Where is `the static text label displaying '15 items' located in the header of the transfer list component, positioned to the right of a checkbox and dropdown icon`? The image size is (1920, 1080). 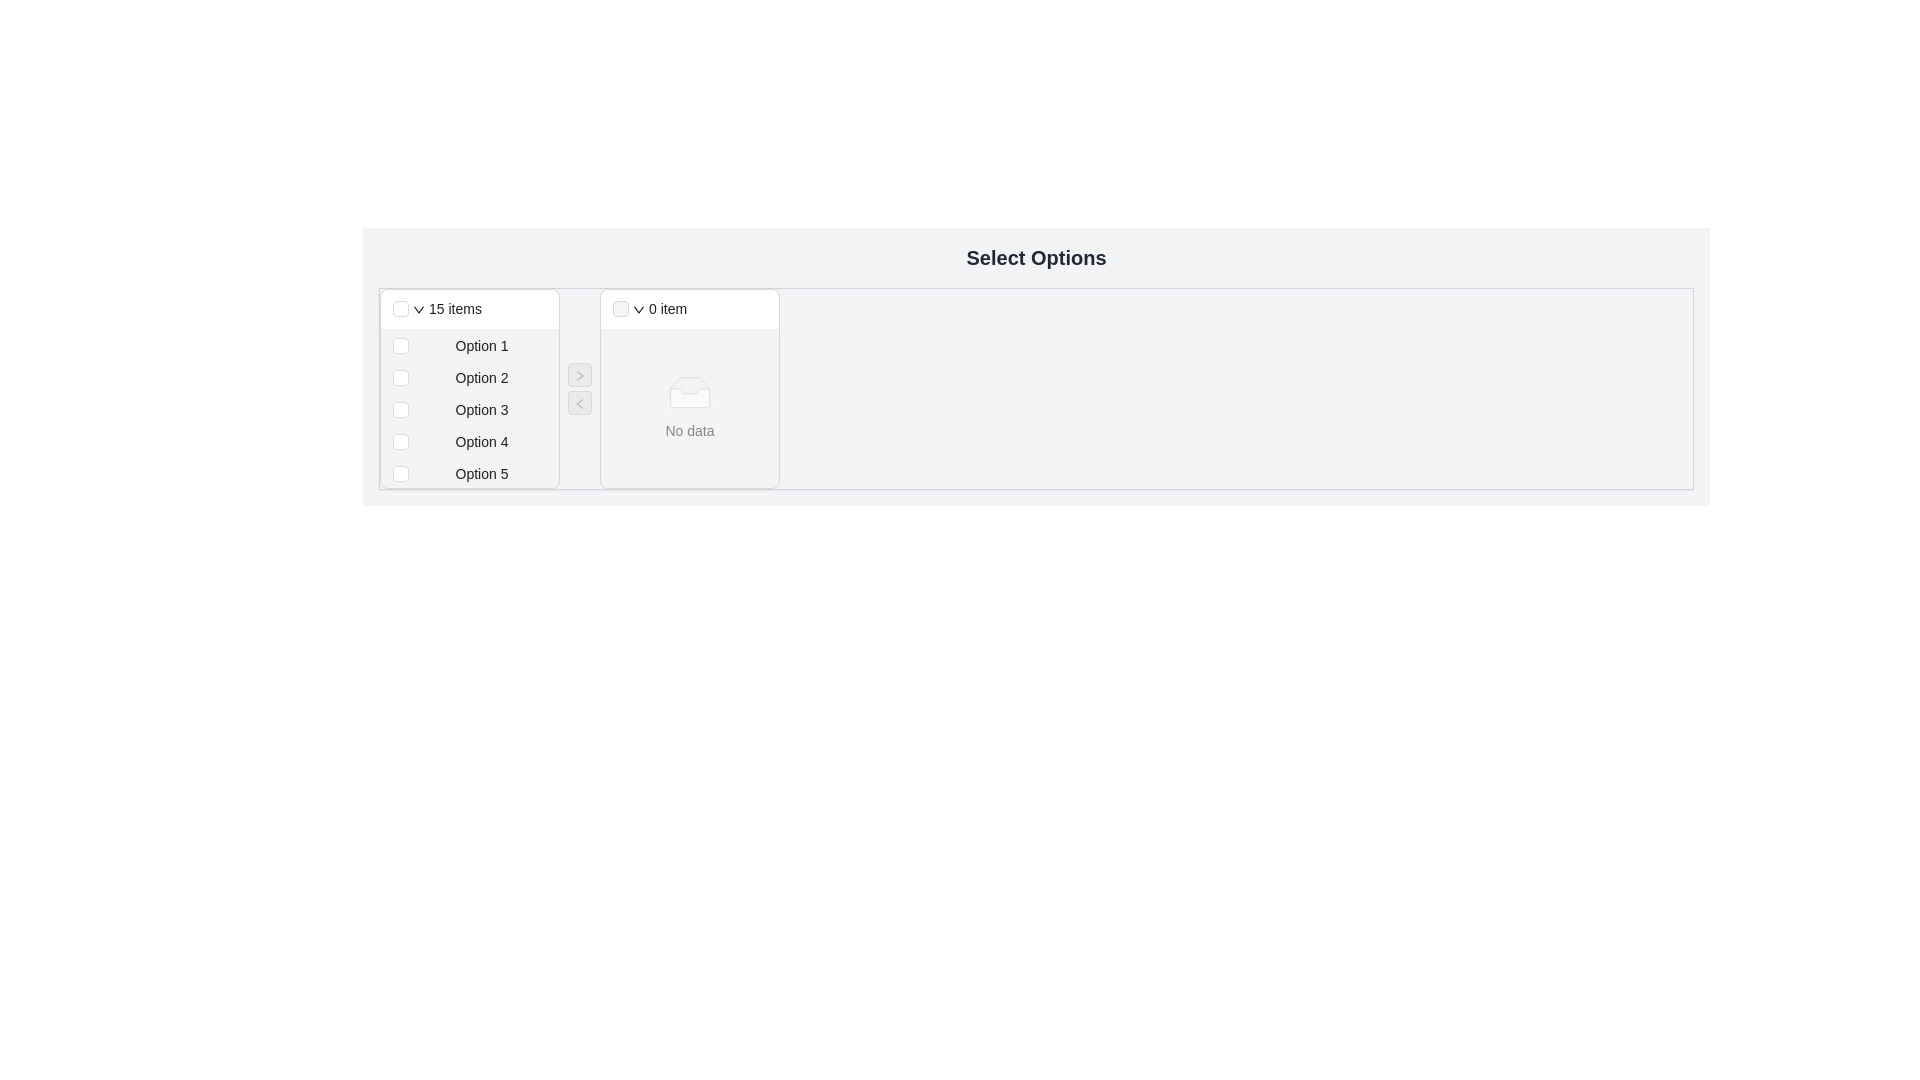 the static text label displaying '15 items' located in the header of the transfer list component, positioned to the right of a checkbox and dropdown icon is located at coordinates (454, 308).